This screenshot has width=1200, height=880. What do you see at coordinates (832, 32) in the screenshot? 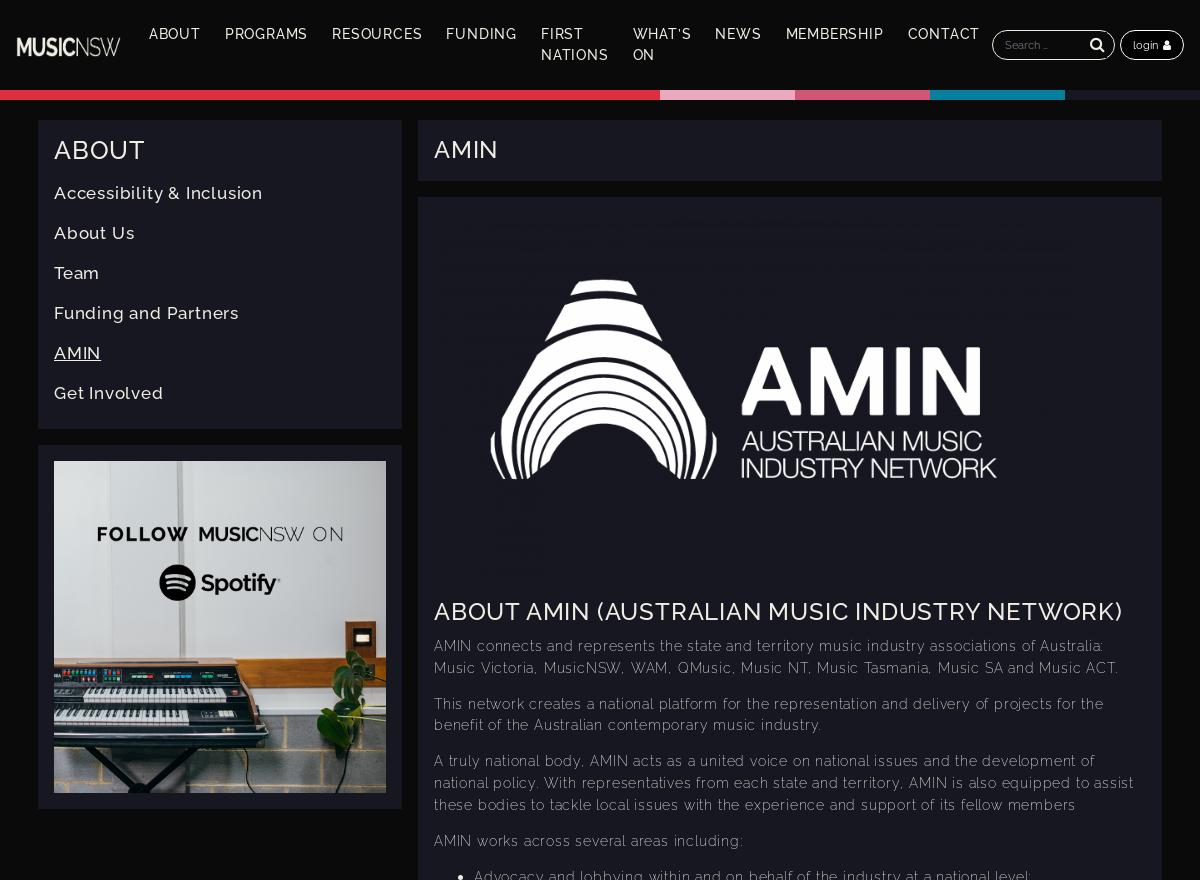
I see `'Membership'` at bounding box center [832, 32].